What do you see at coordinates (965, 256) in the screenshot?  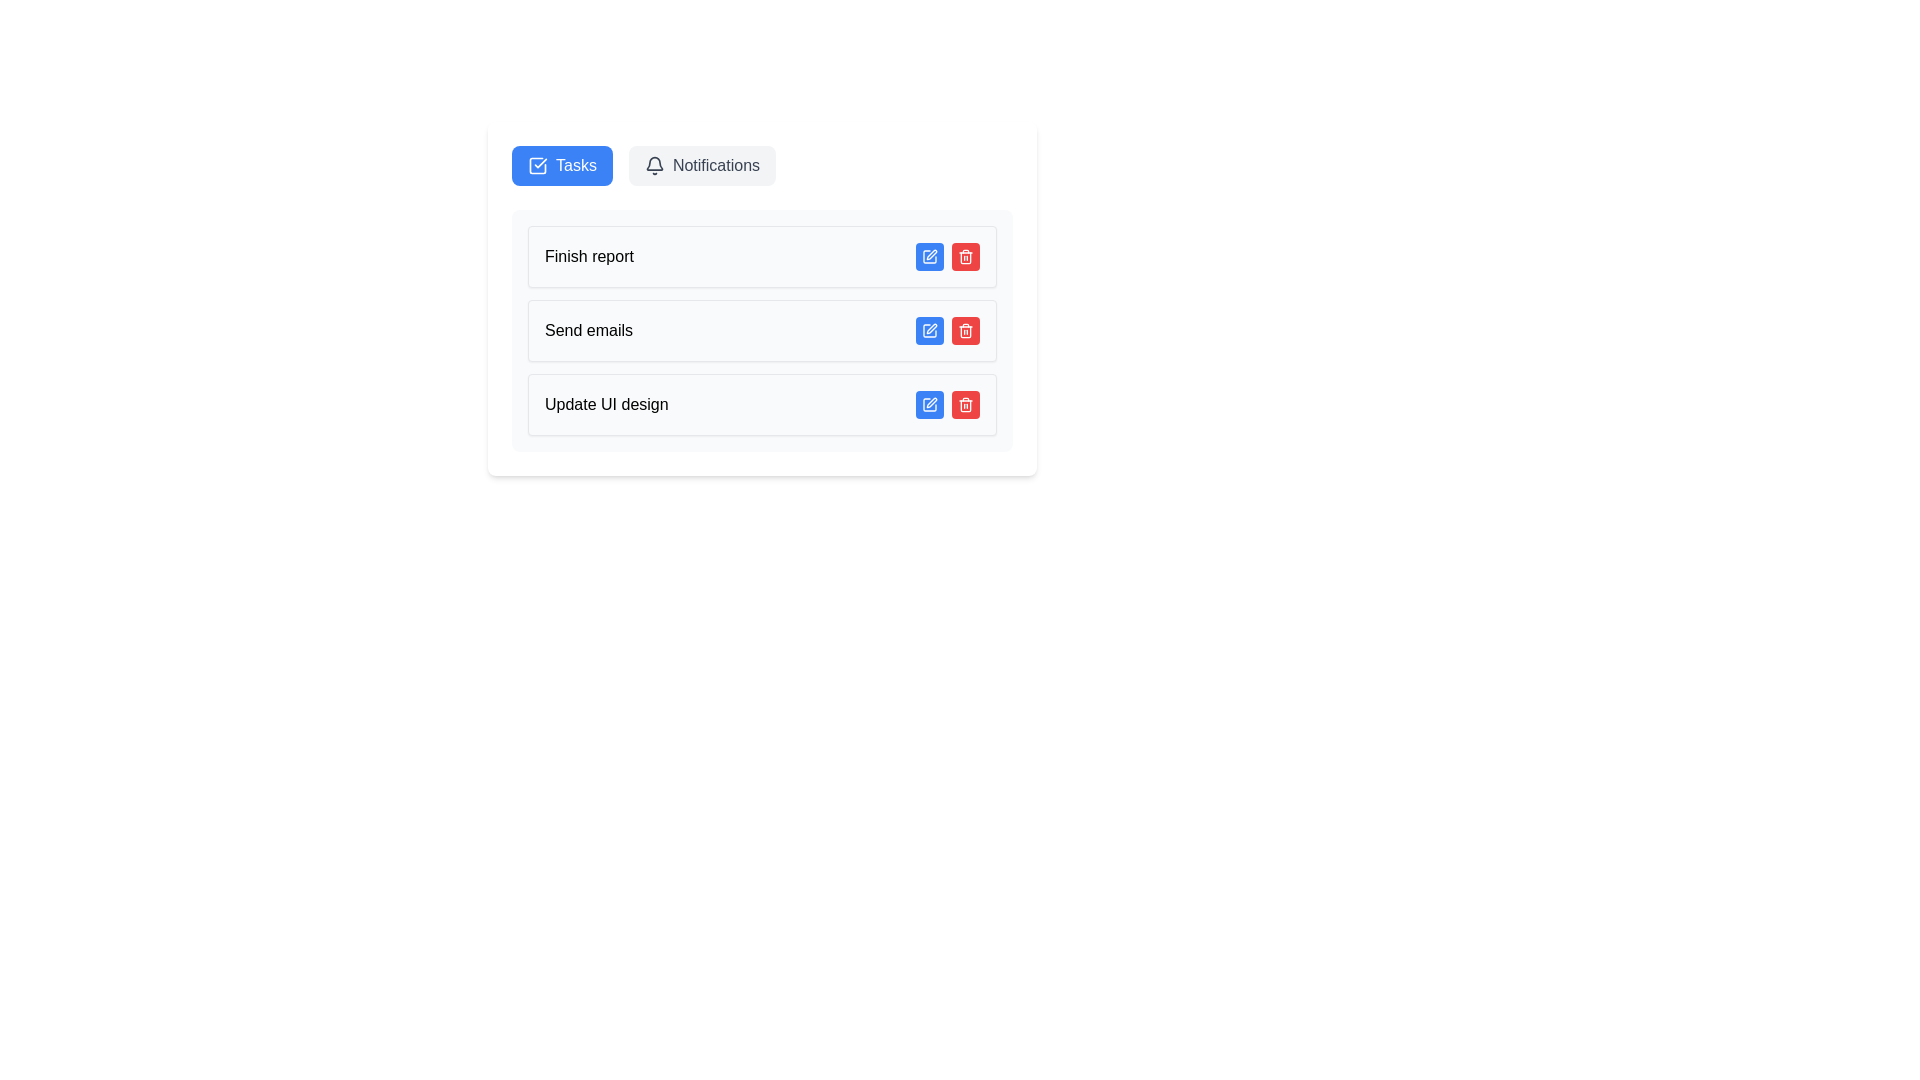 I see `the red trash can icon button, which is located to the right of the 'Finish report' task in the task list` at bounding box center [965, 256].